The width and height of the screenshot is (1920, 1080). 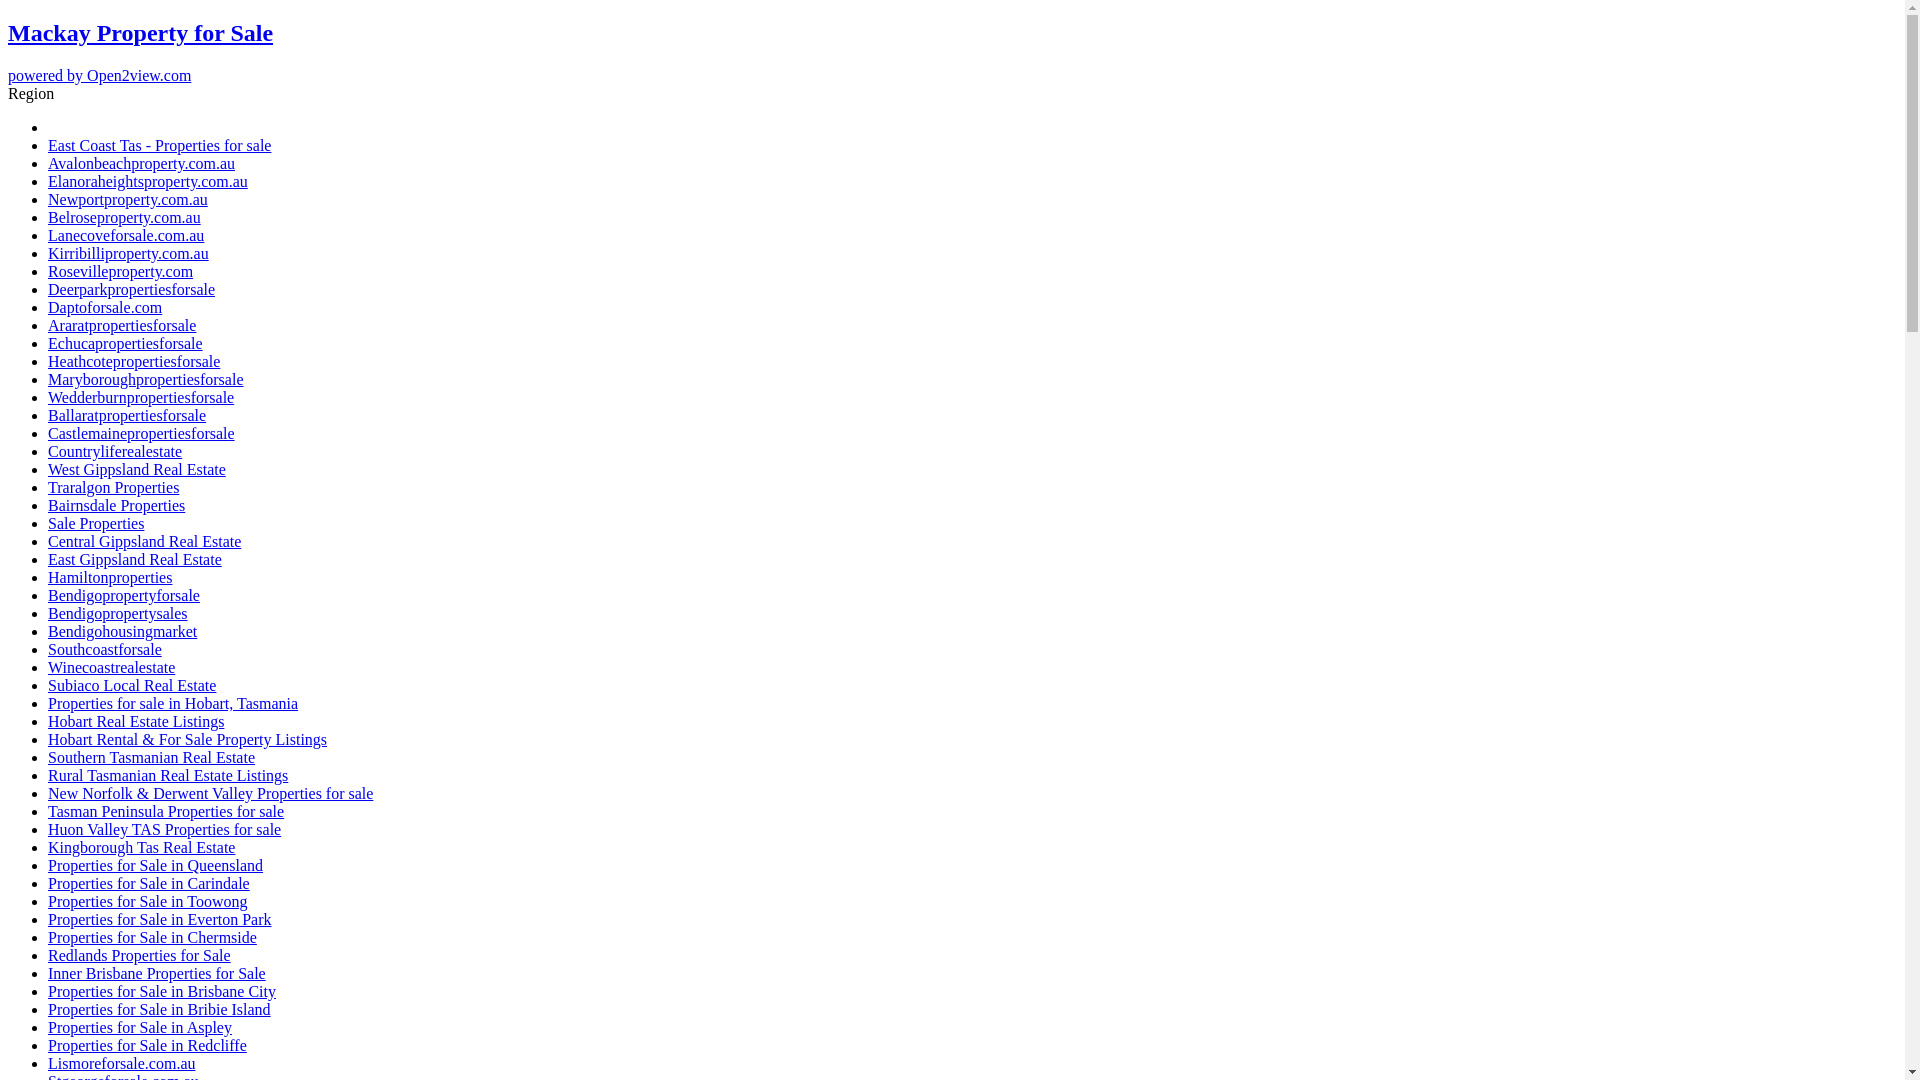 What do you see at coordinates (140, 162) in the screenshot?
I see `'Avalonbeachproperty.com.au'` at bounding box center [140, 162].